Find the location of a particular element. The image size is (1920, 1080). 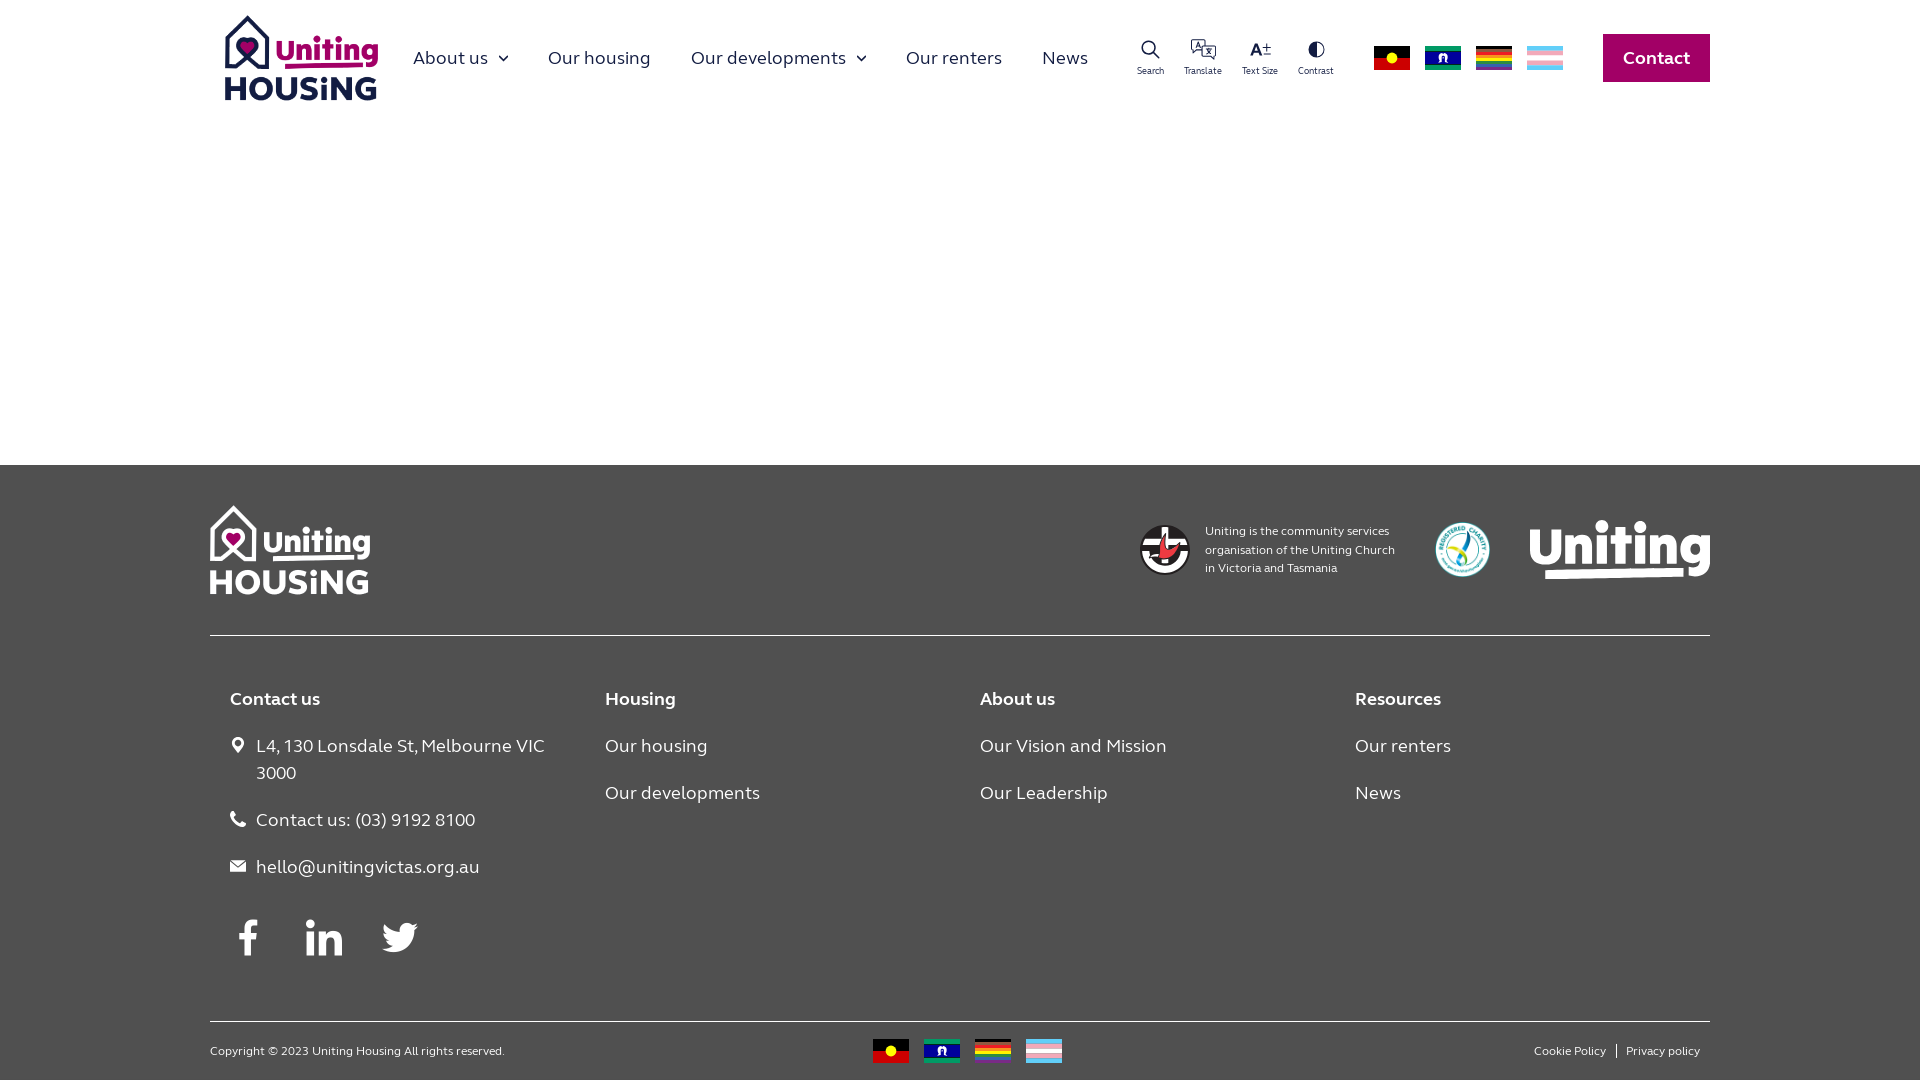

'LinkedIn' is located at coordinates (324, 938).